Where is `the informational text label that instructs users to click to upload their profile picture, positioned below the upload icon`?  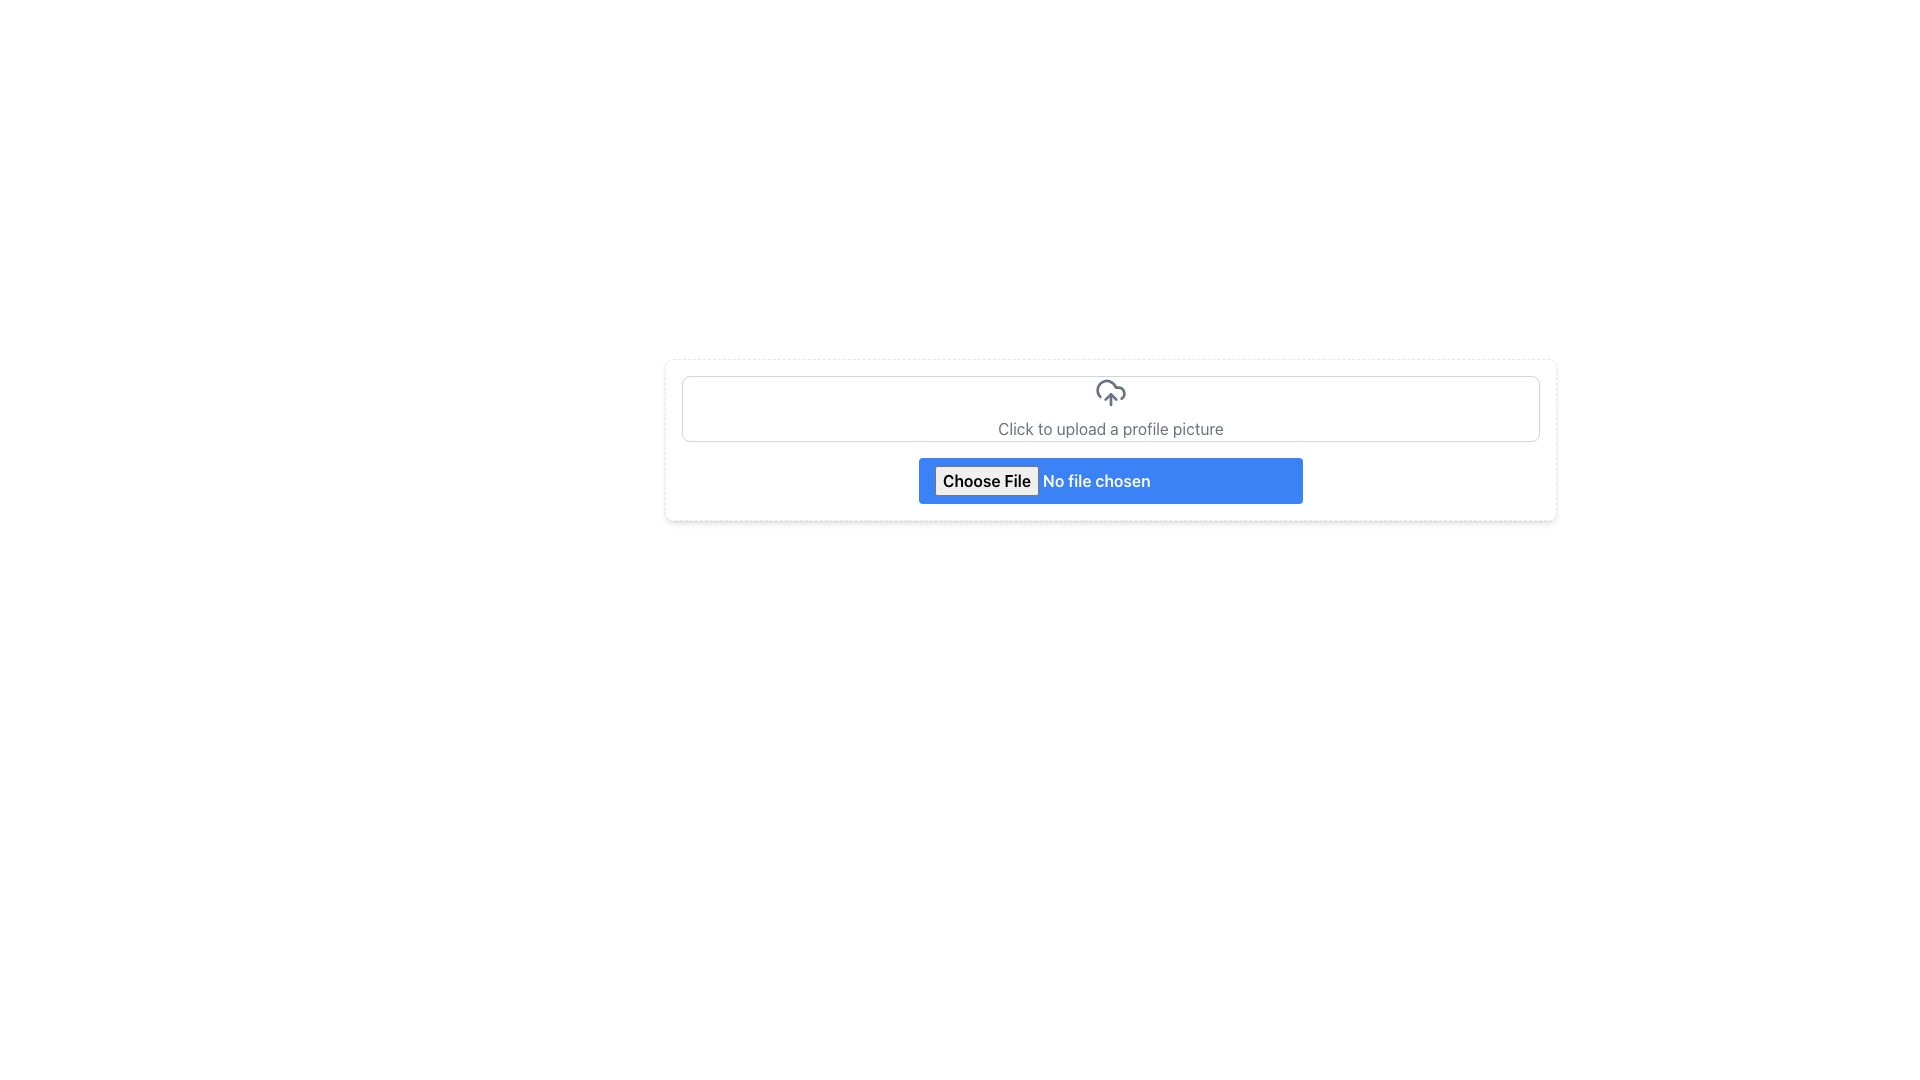 the informational text label that instructs users to click to upload their profile picture, positioned below the upload icon is located at coordinates (1109, 427).